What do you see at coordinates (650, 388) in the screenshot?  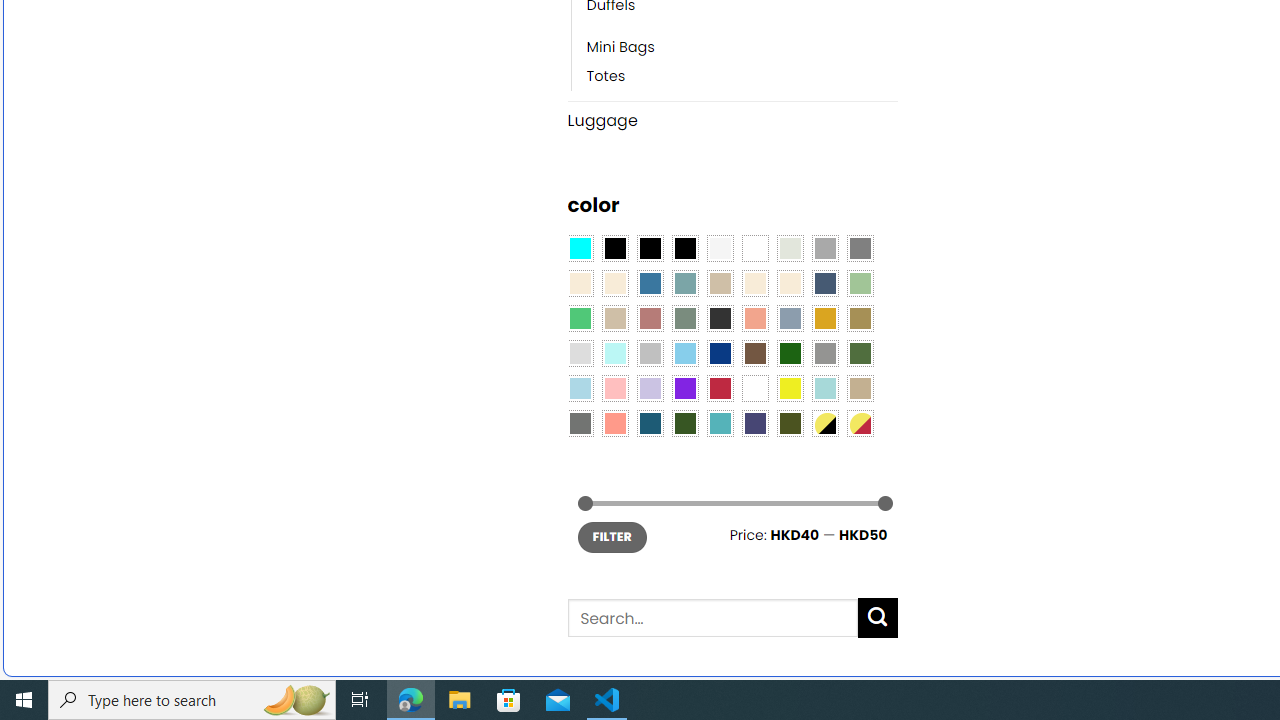 I see `'Light Purple'` at bounding box center [650, 388].